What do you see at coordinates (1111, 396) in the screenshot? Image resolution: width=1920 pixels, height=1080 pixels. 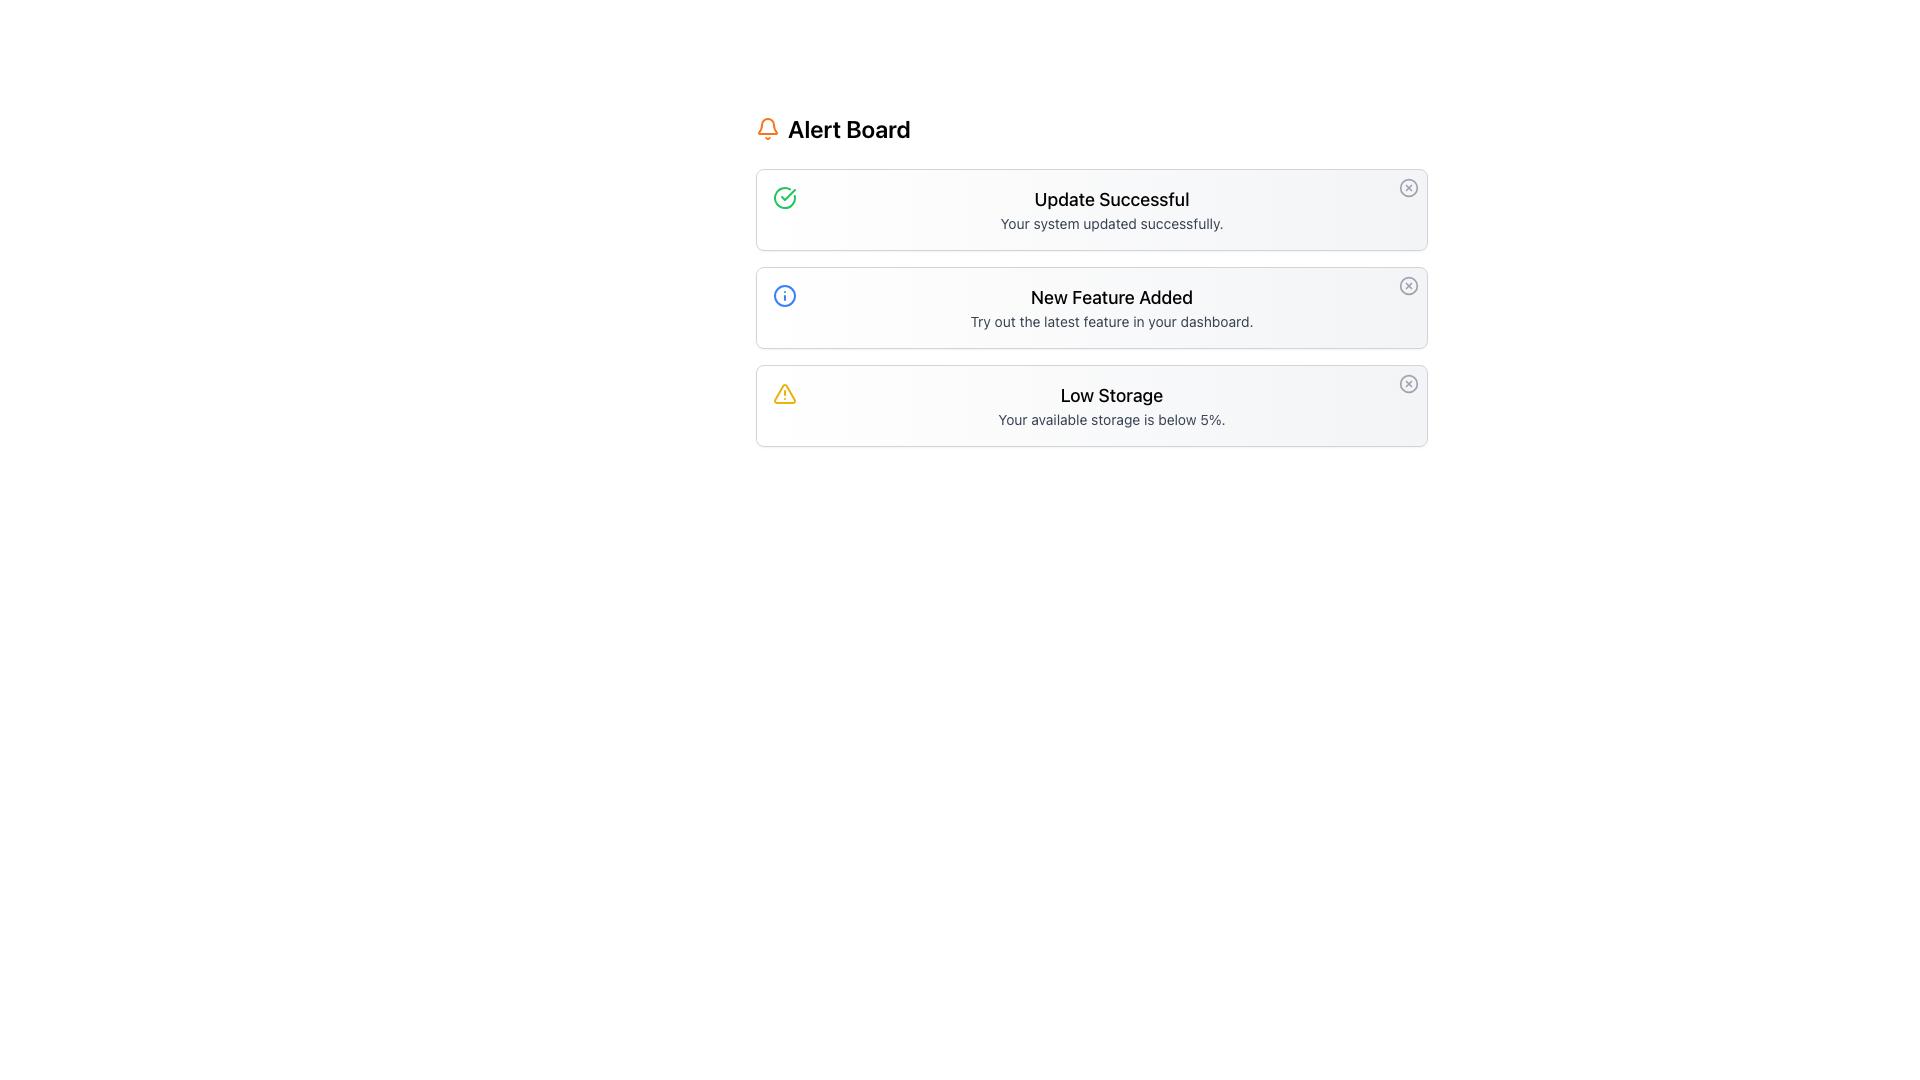 I see `the bolded header text 'Low Storage' within the alert card that indicates storage status` at bounding box center [1111, 396].